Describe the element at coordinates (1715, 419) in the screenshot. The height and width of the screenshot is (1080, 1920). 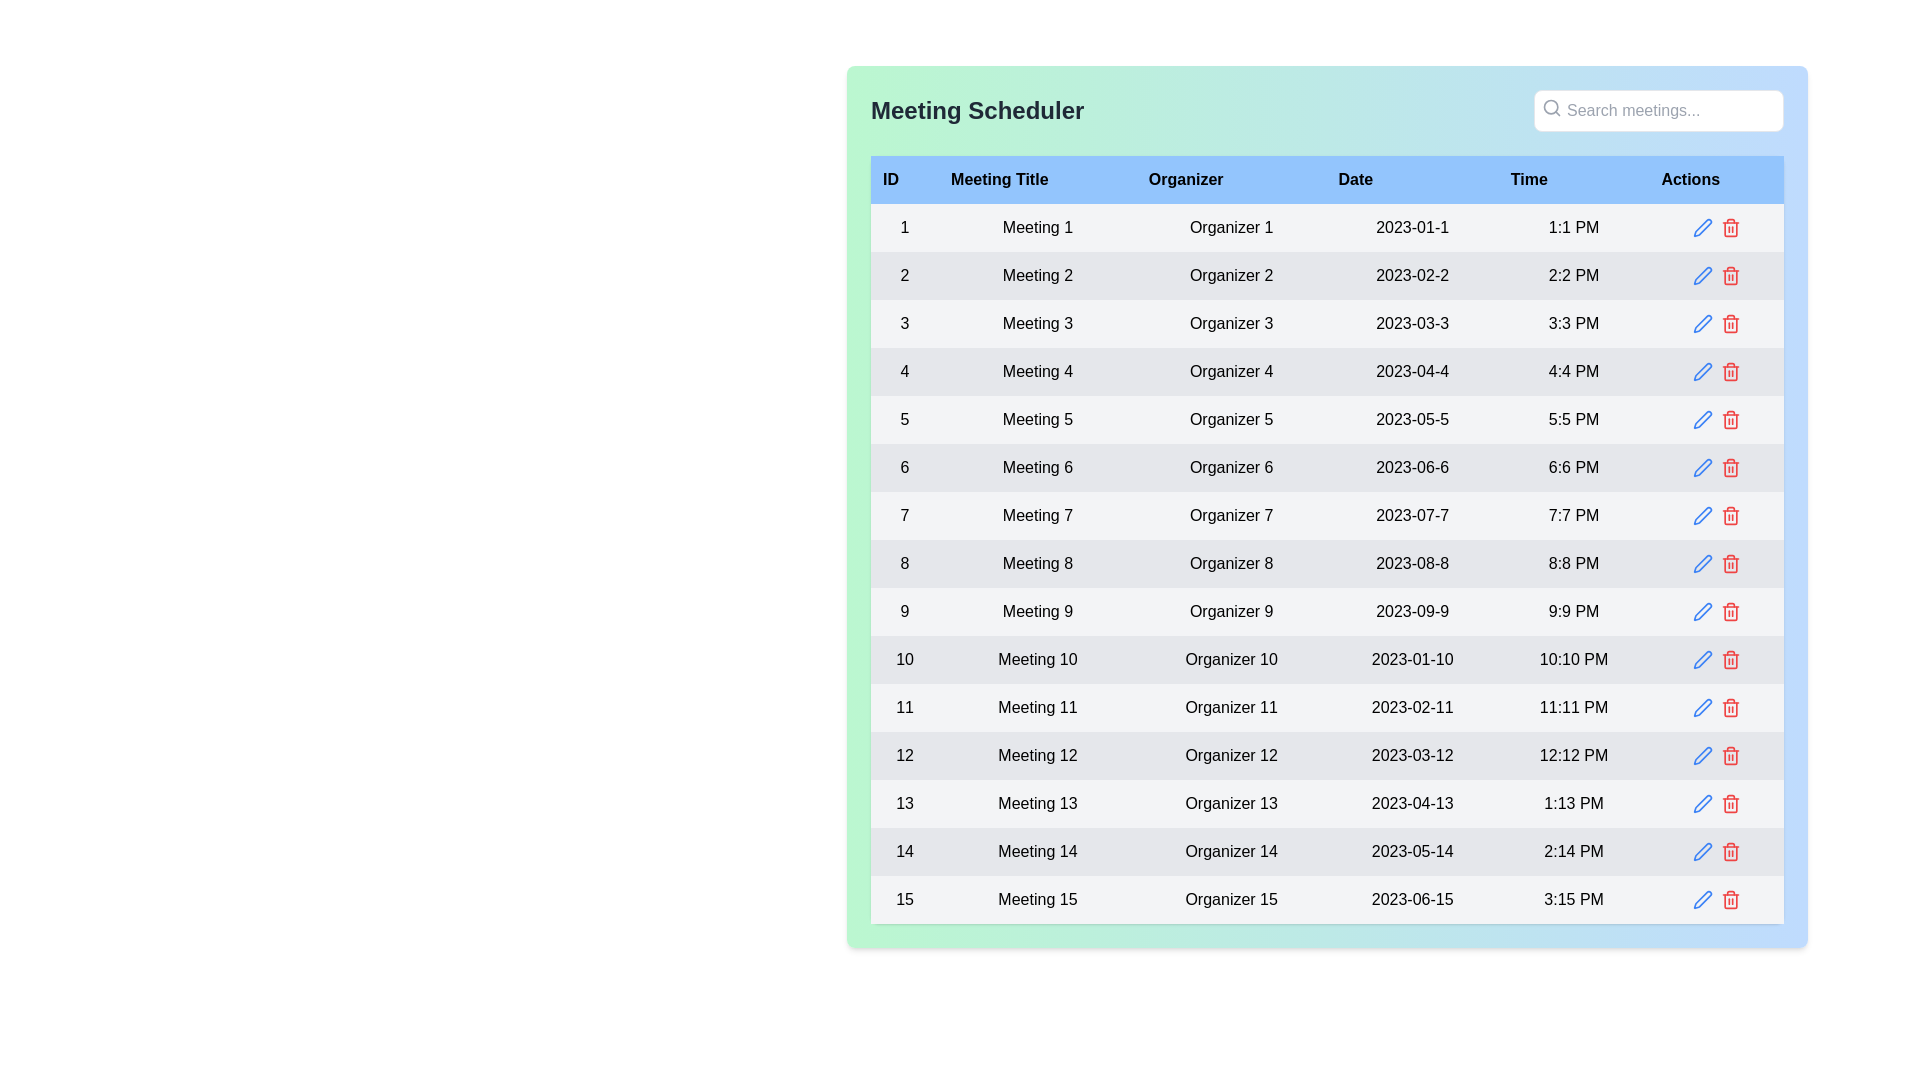
I see `the blue edit icon in the Icon Group located in the 'Actions' column for the meeting scheduled on '2023-05-5' at '5:5 PM' to modify the meeting` at that location.